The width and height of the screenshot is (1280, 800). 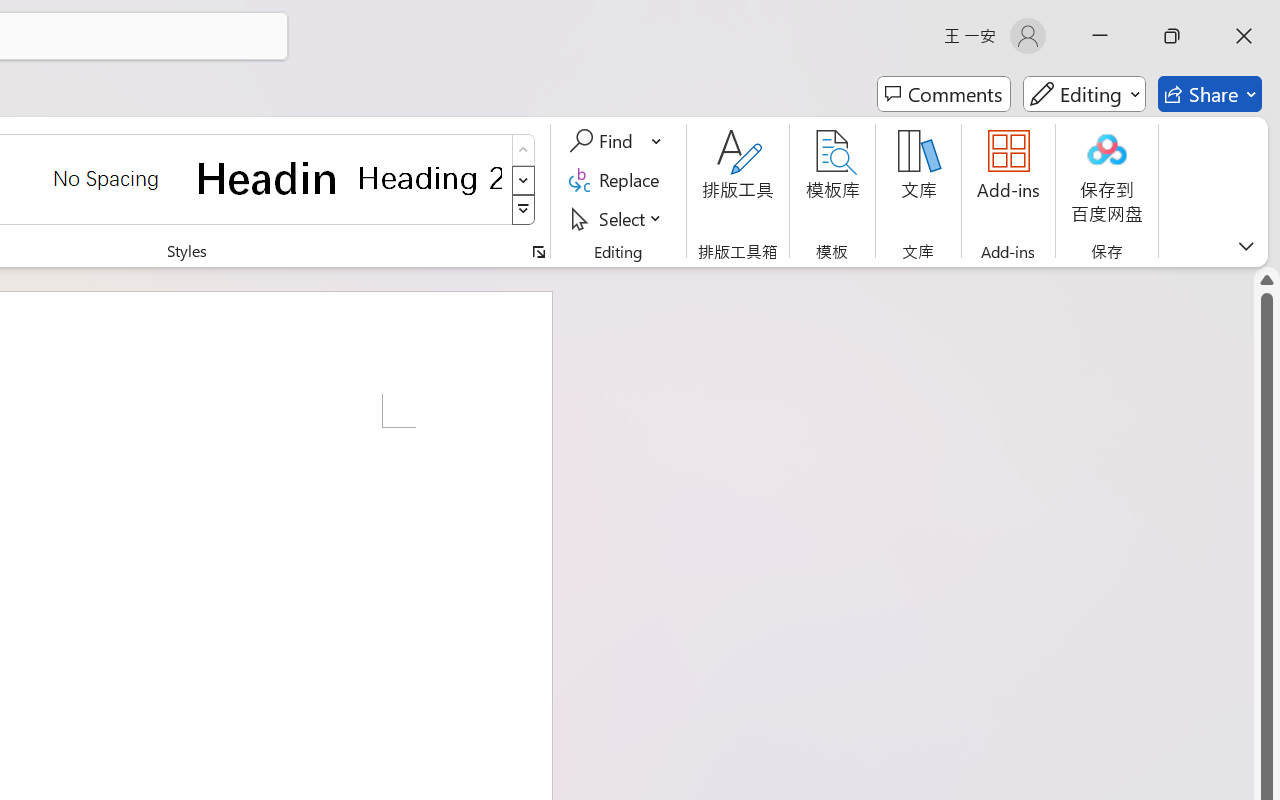 What do you see at coordinates (538, 251) in the screenshot?
I see `'Styles...'` at bounding box center [538, 251].